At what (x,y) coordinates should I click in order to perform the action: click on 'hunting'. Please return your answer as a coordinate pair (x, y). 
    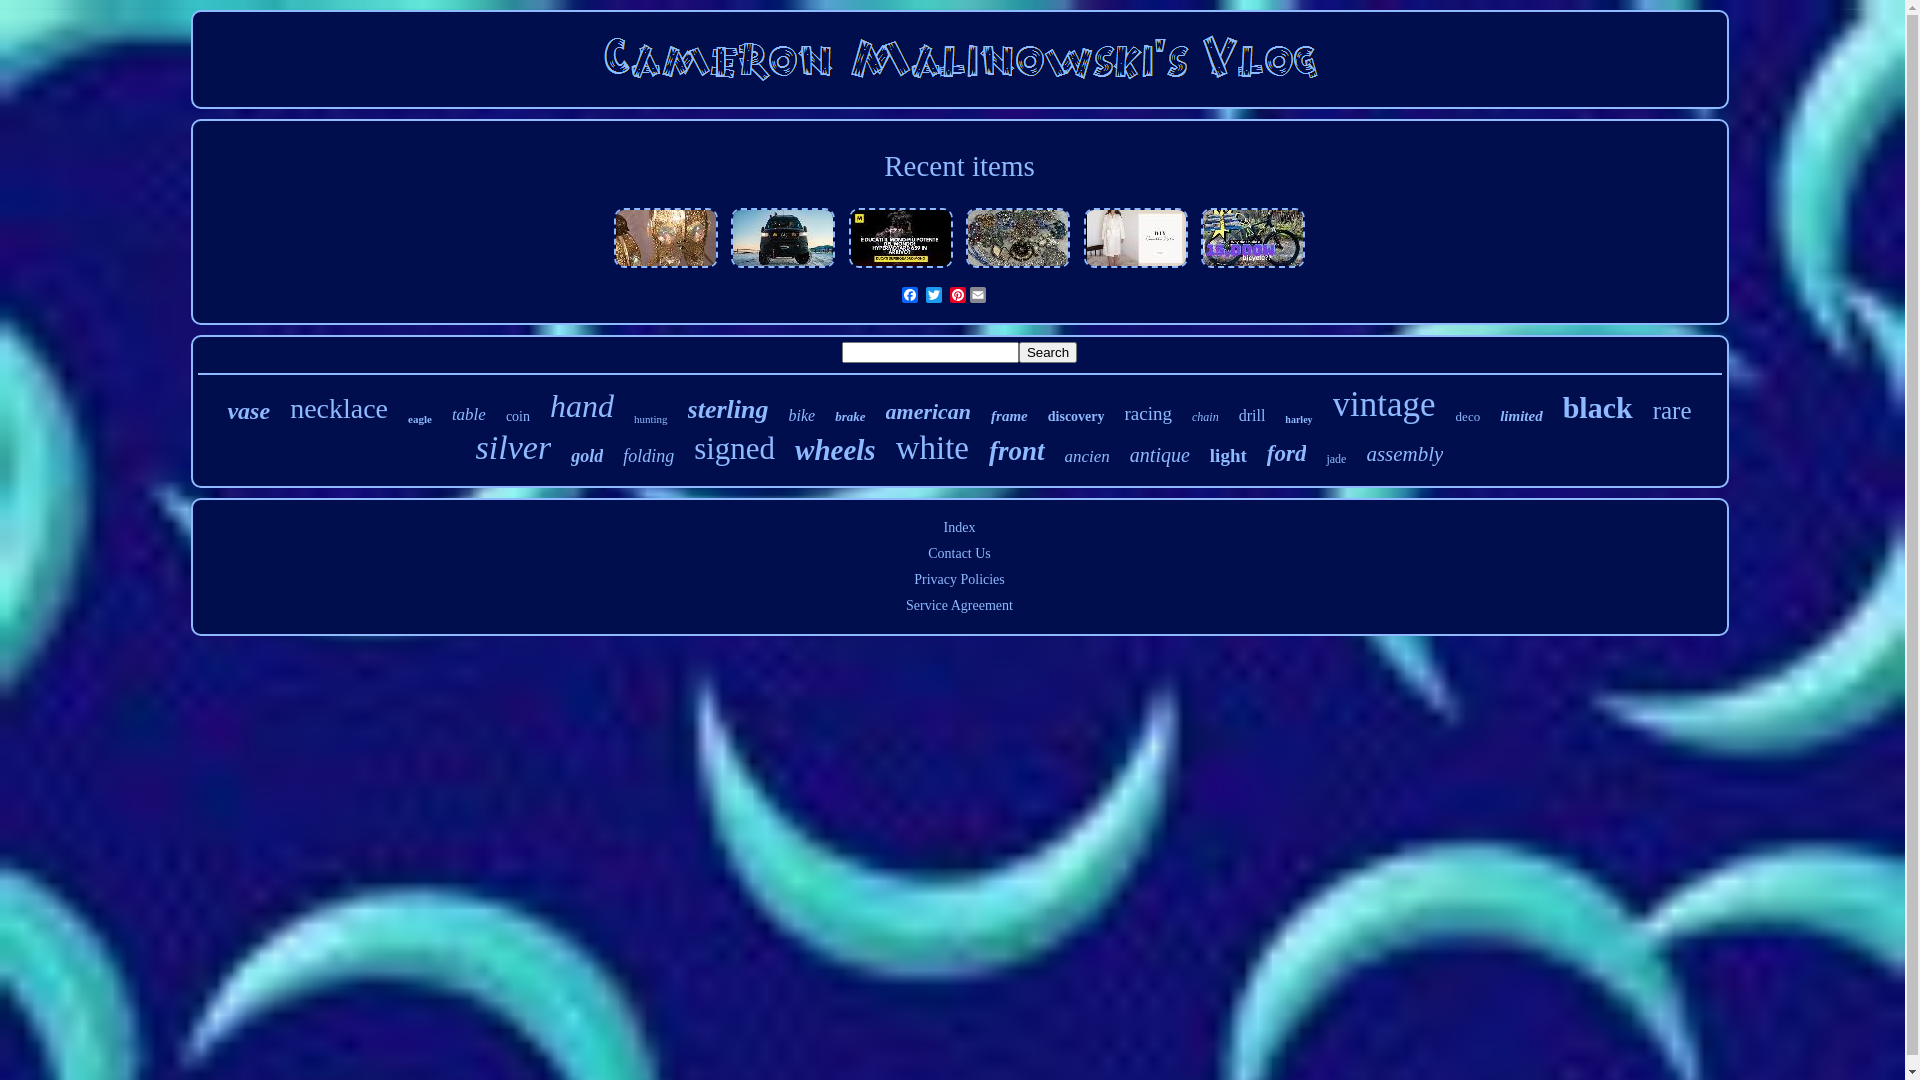
    Looking at the image, I should click on (651, 418).